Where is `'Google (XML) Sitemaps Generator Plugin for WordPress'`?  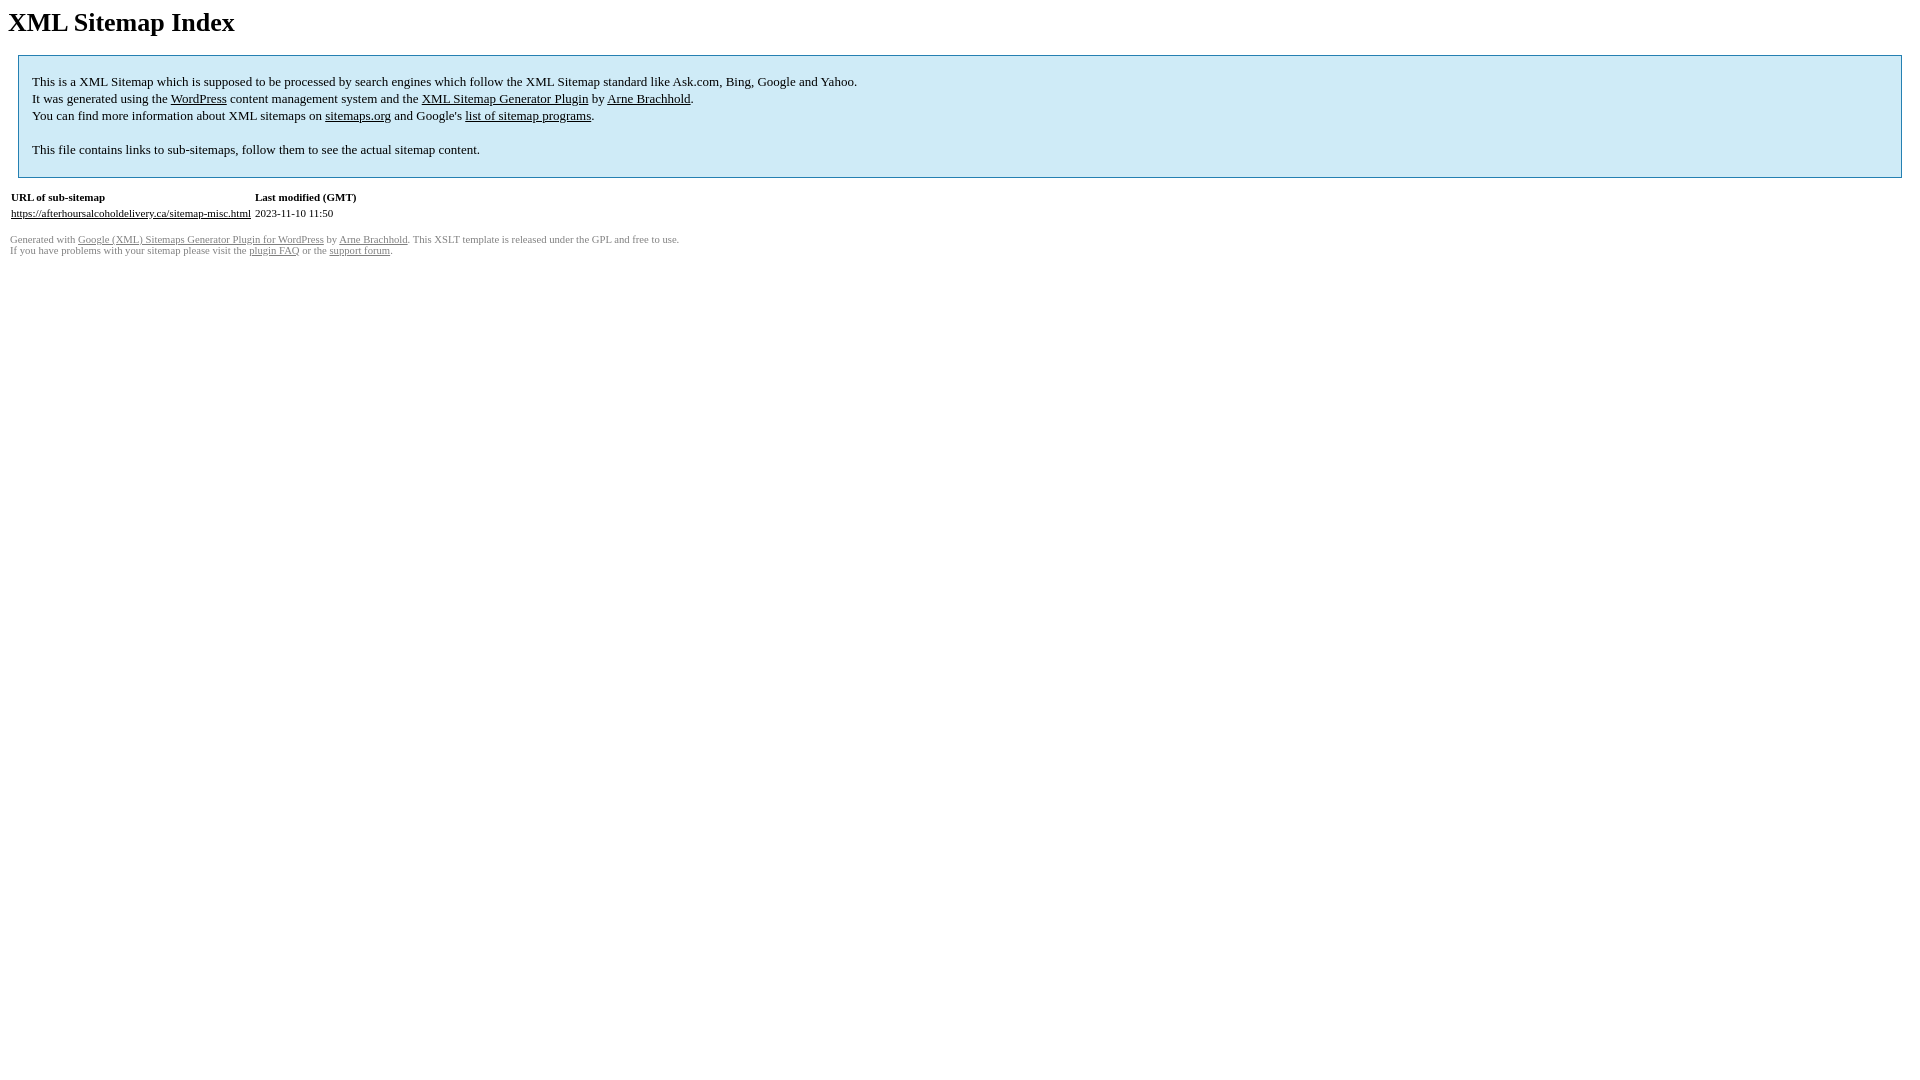
'Google (XML) Sitemaps Generator Plugin for WordPress' is located at coordinates (201, 238).